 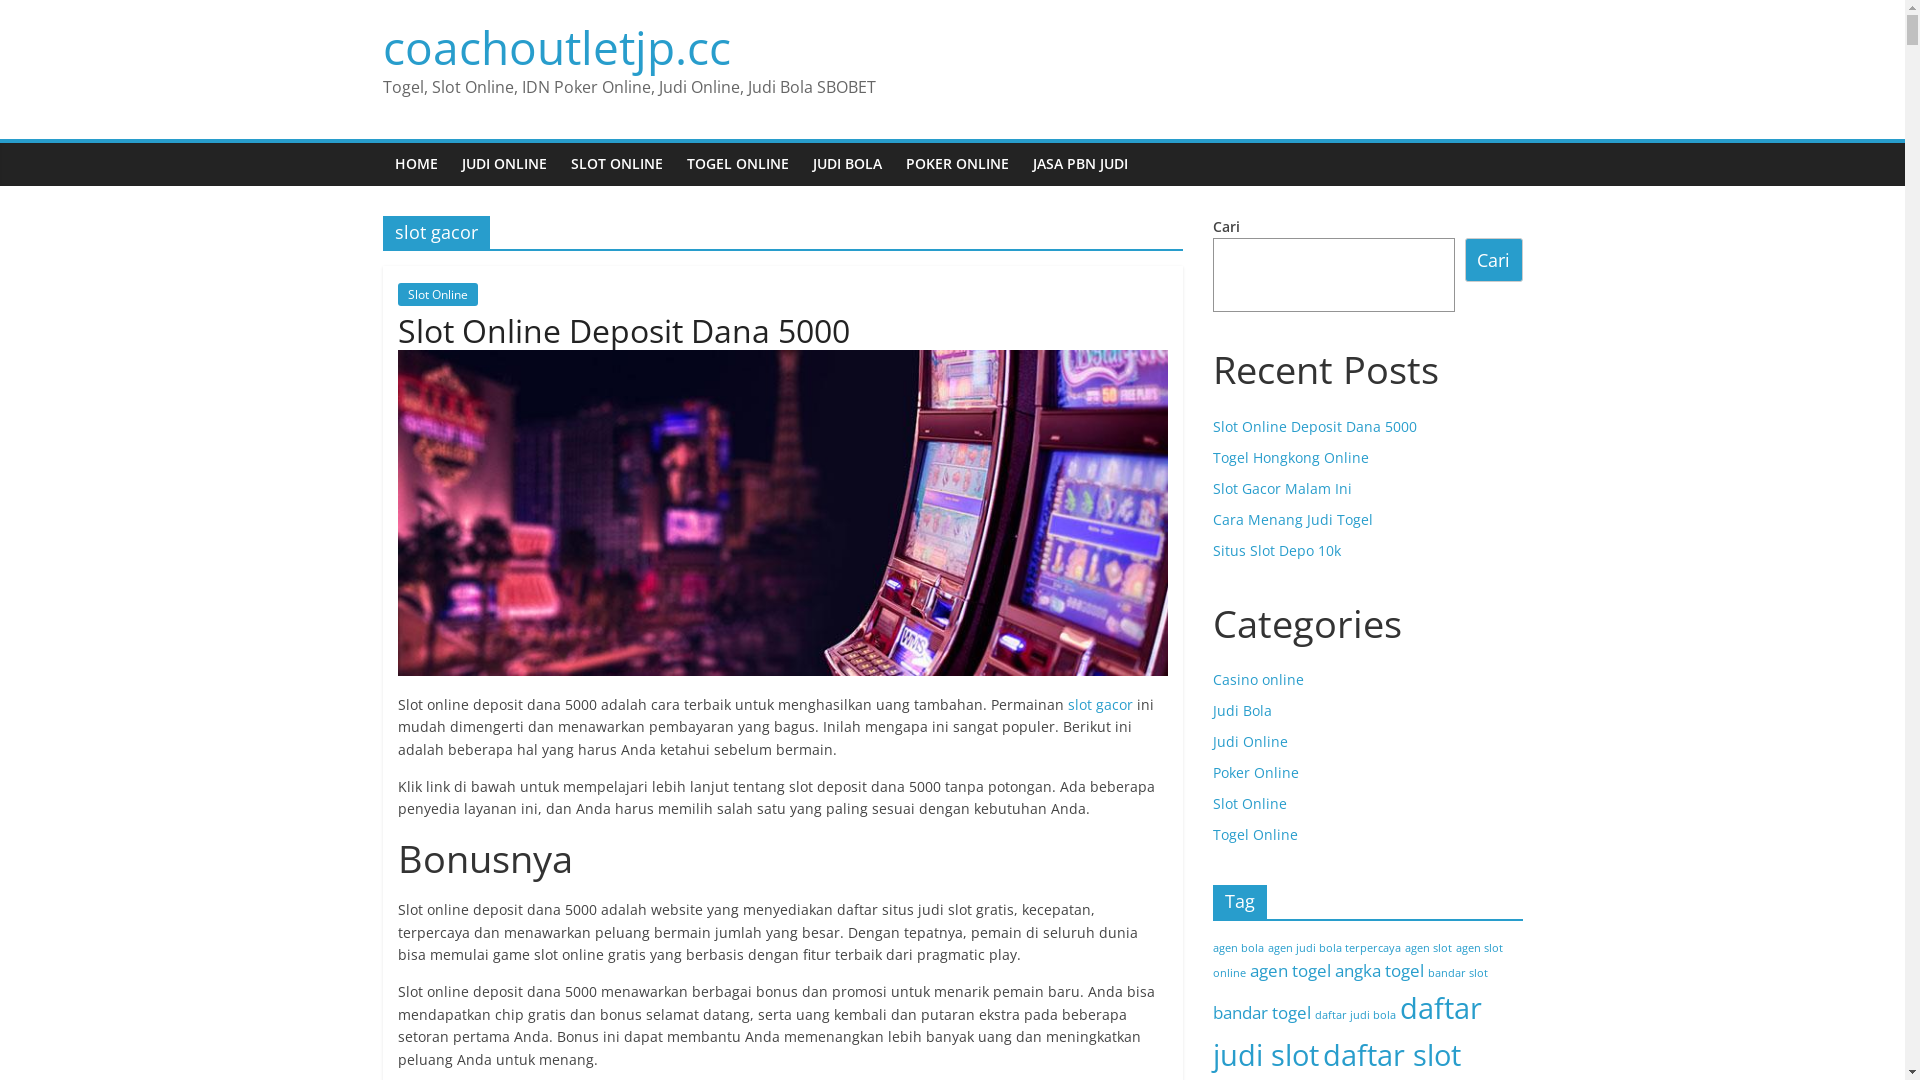 What do you see at coordinates (1256, 678) in the screenshot?
I see `'Casino online'` at bounding box center [1256, 678].